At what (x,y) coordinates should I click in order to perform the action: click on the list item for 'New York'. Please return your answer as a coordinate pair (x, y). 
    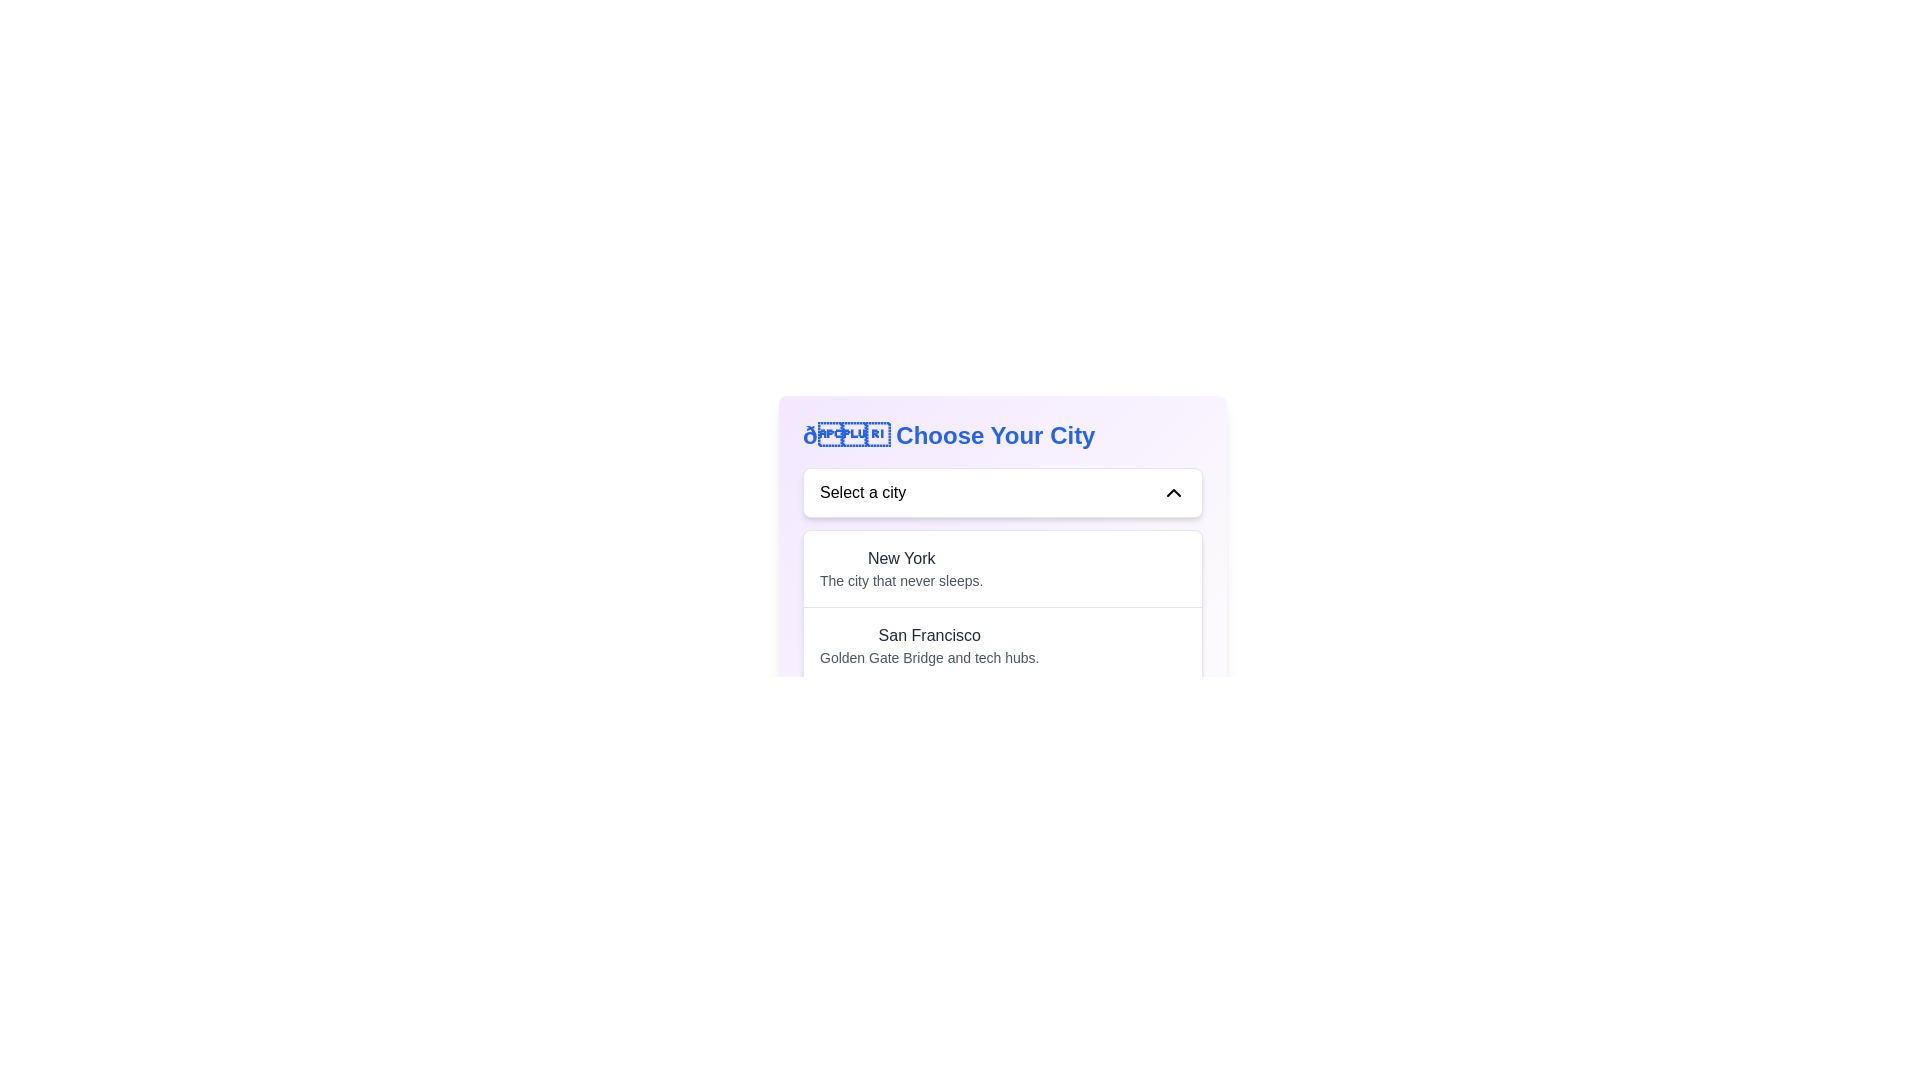
    Looking at the image, I should click on (900, 569).